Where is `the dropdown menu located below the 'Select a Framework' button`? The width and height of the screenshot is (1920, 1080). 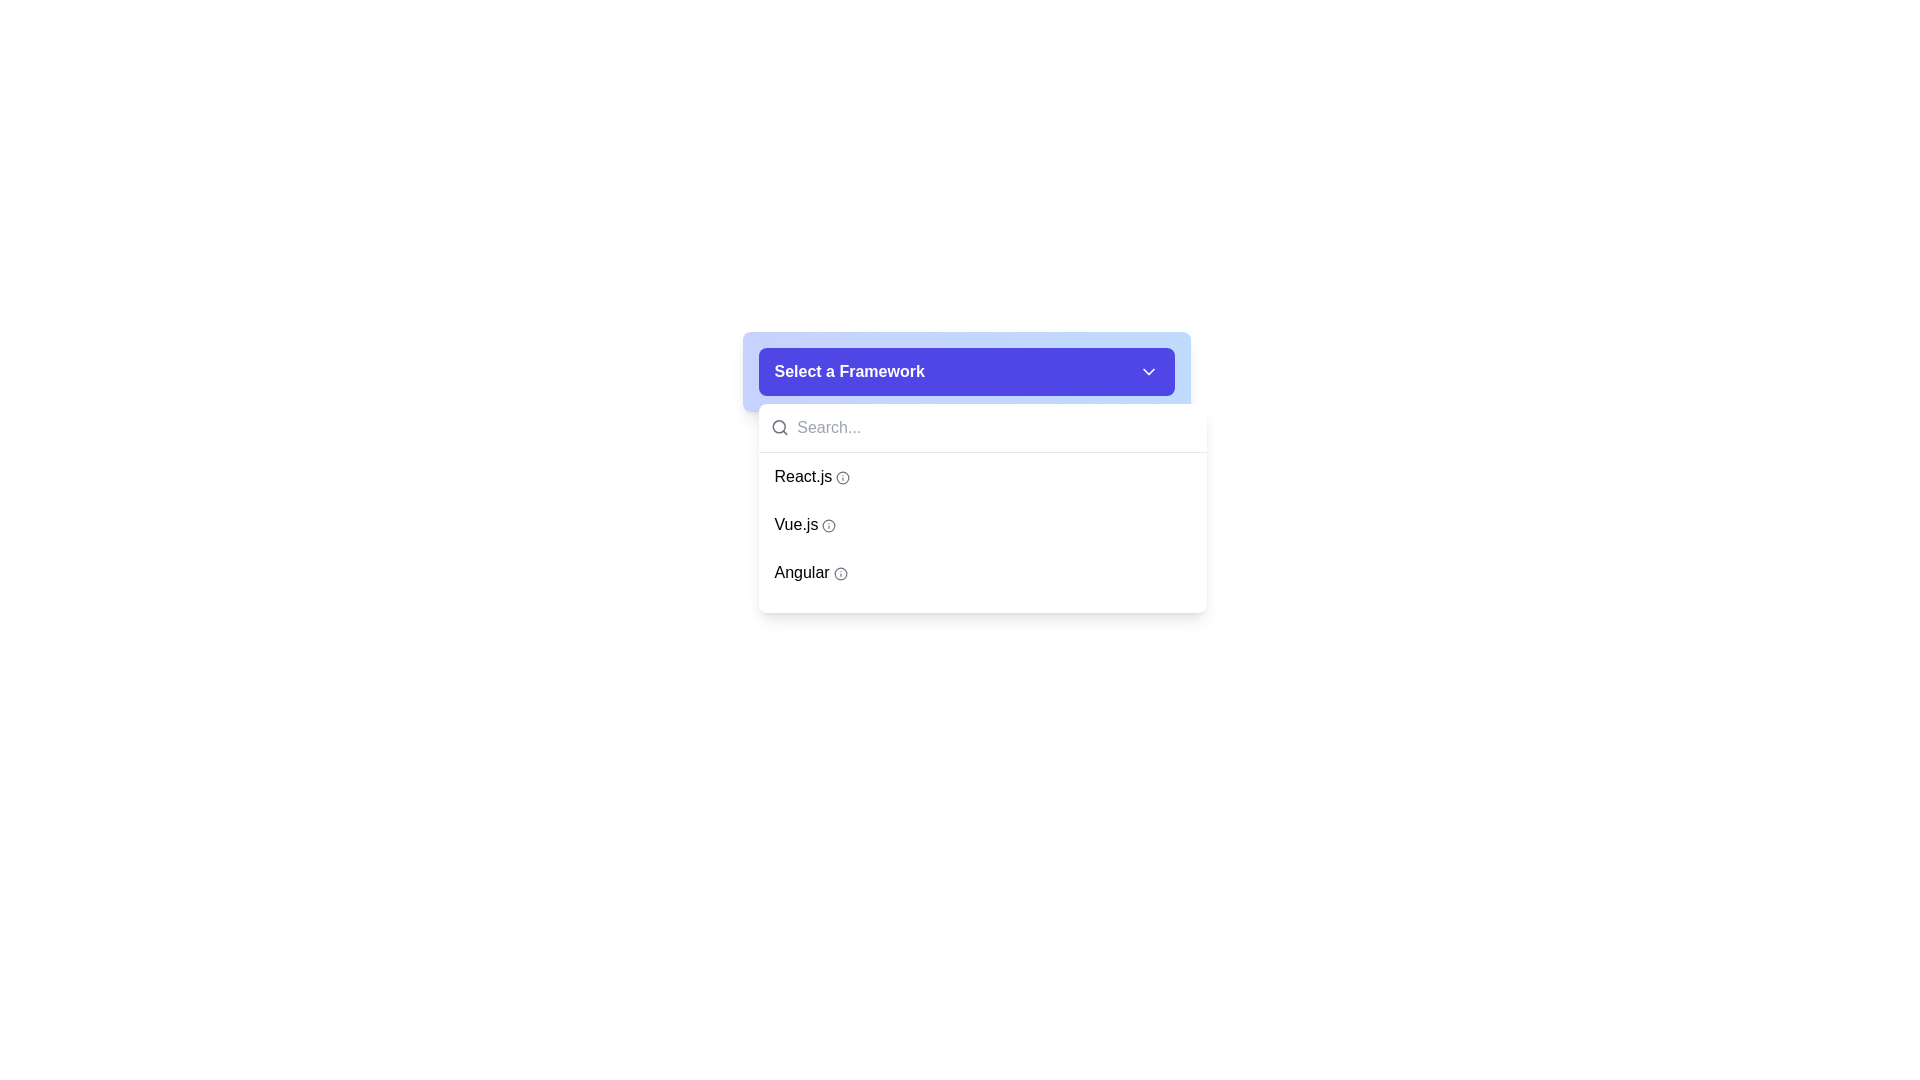 the dropdown menu located below the 'Select a Framework' button is located at coordinates (982, 507).